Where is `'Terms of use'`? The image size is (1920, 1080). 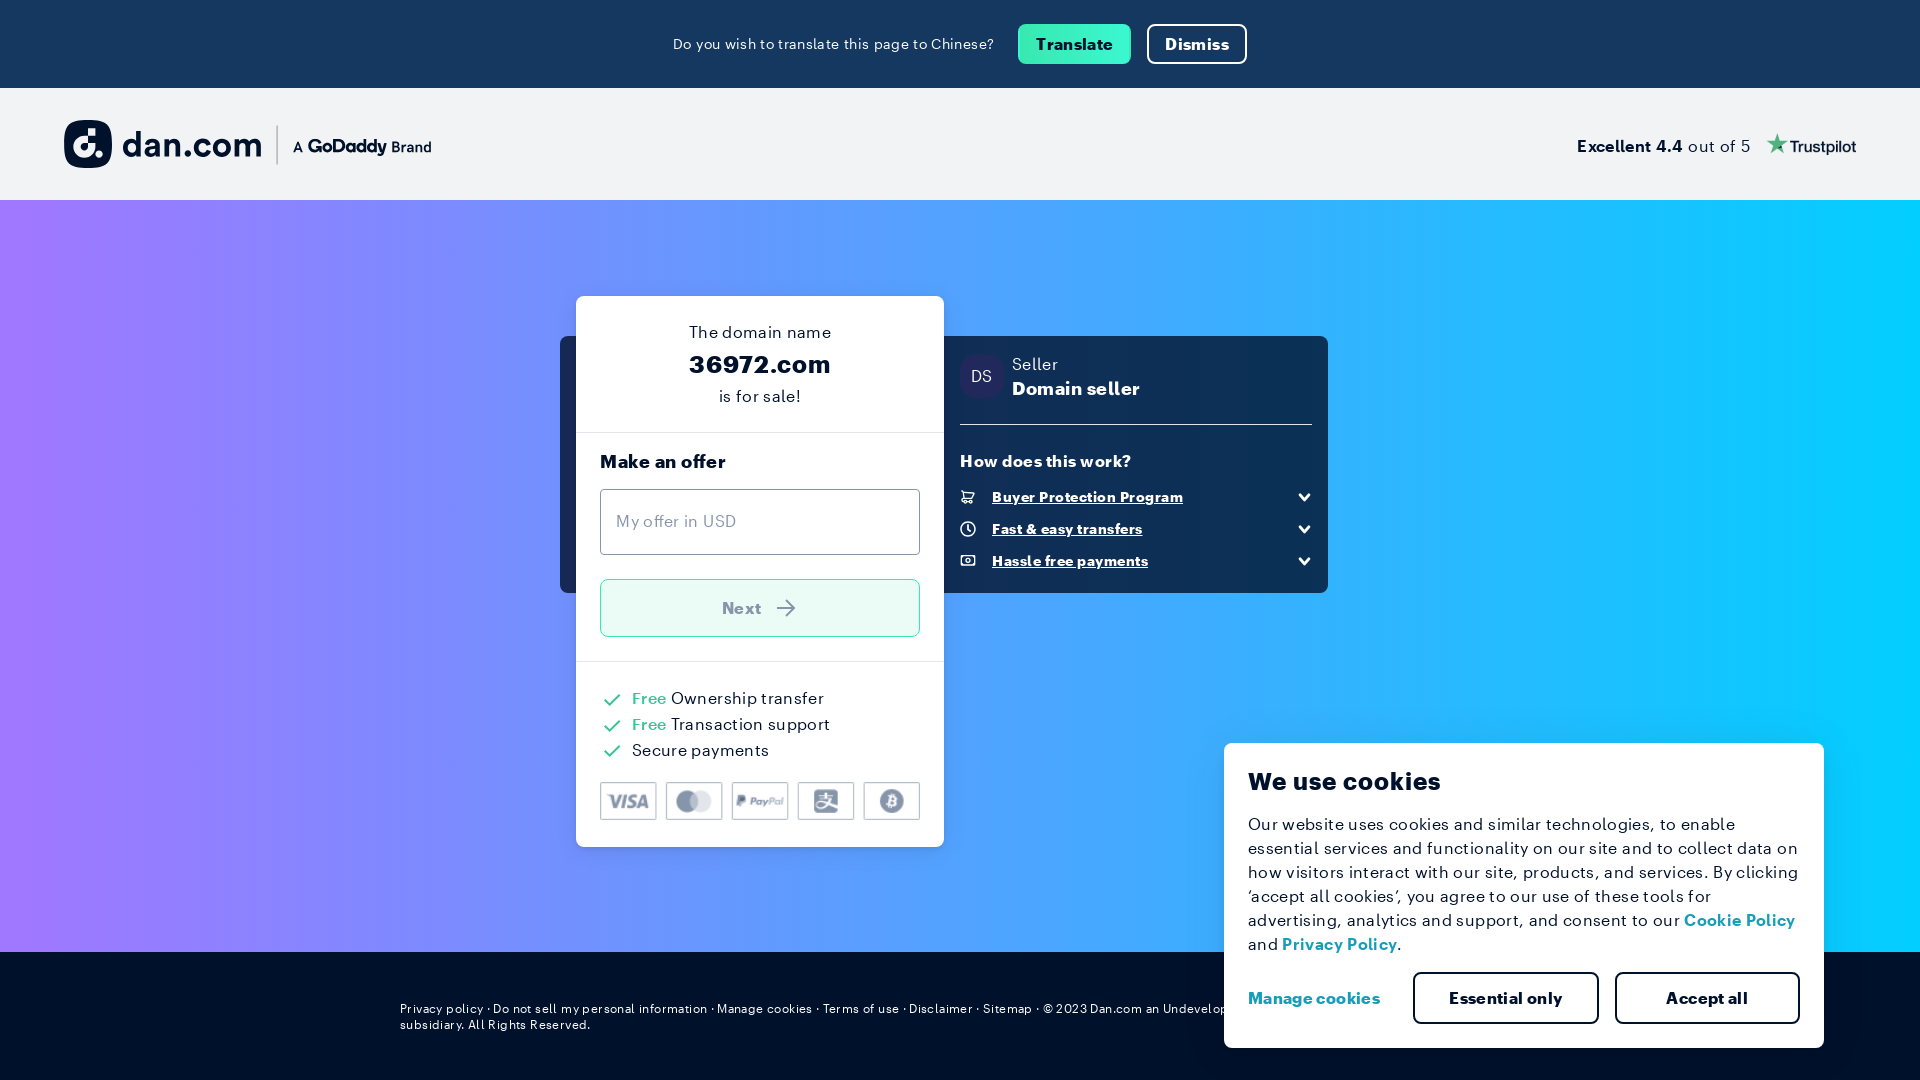
'Terms of use' is located at coordinates (822, 1007).